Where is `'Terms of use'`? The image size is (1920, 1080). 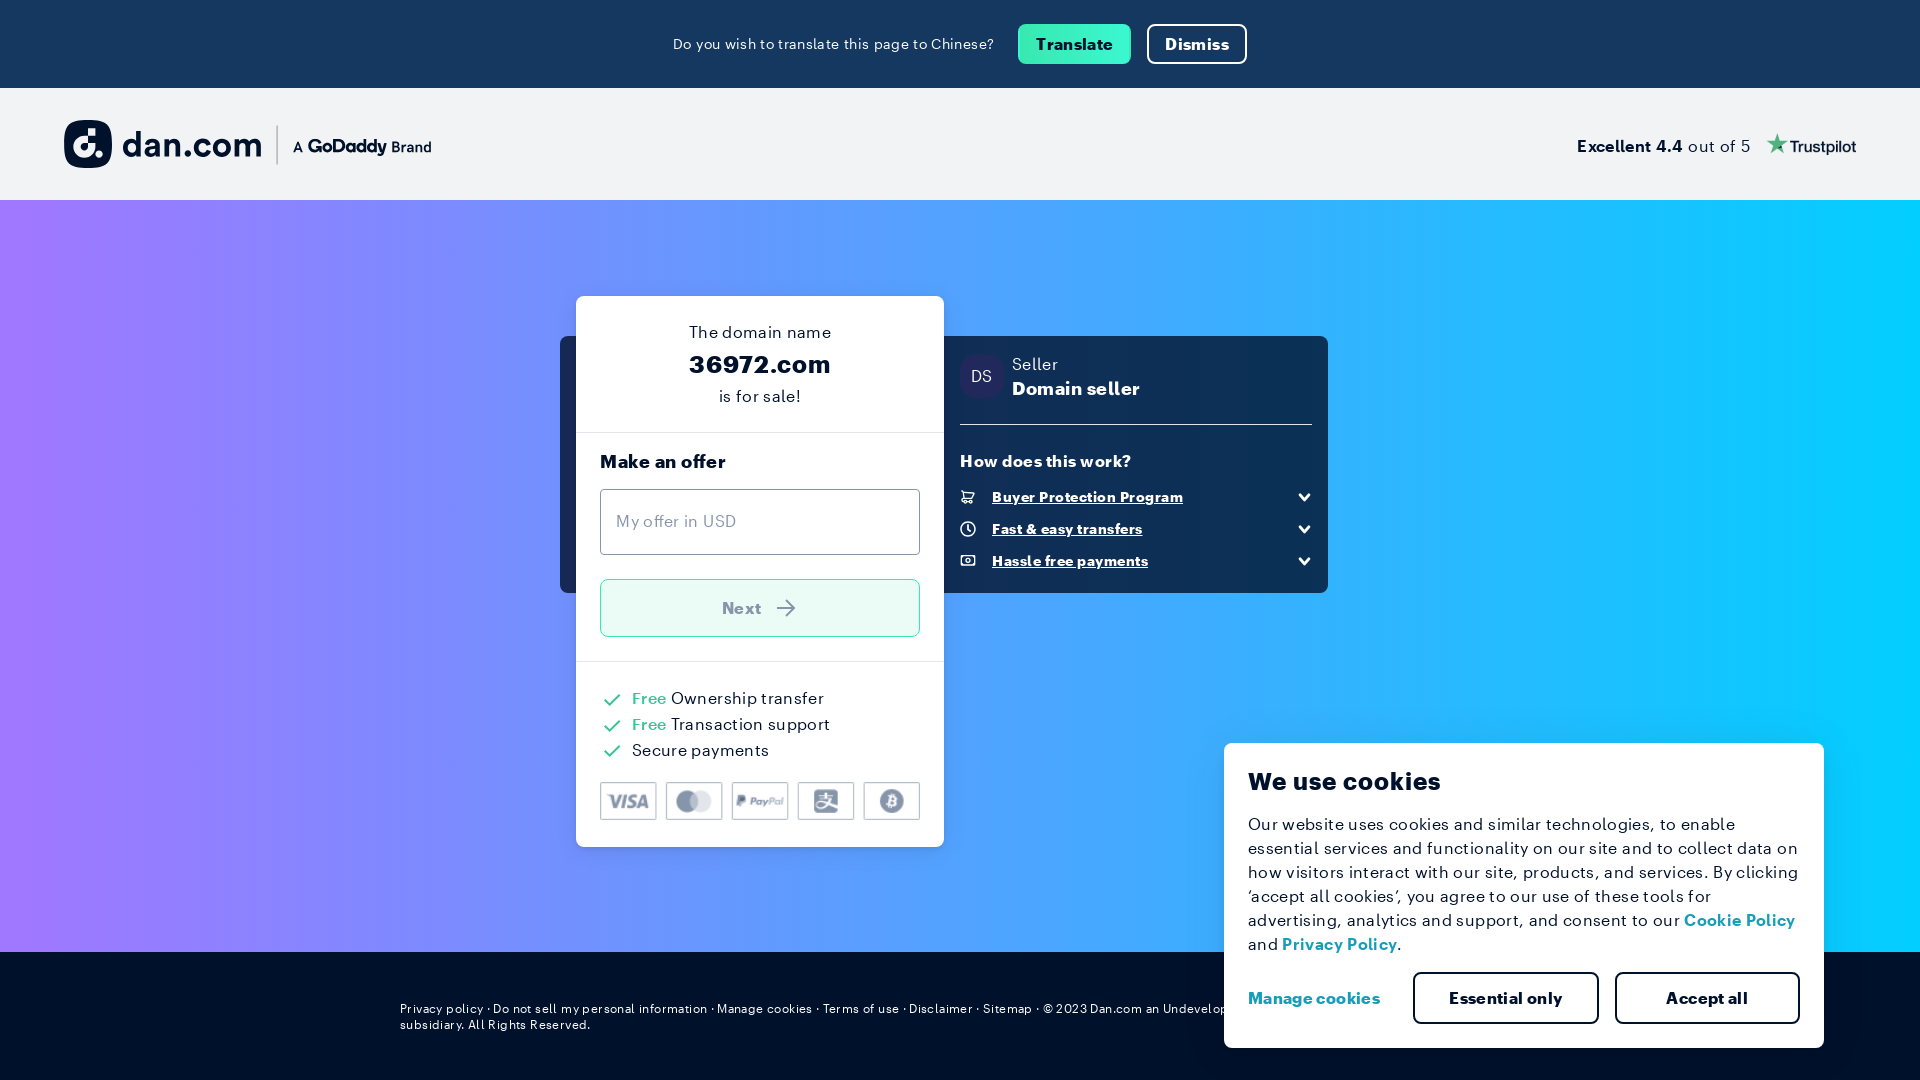
'Terms of use' is located at coordinates (822, 1007).